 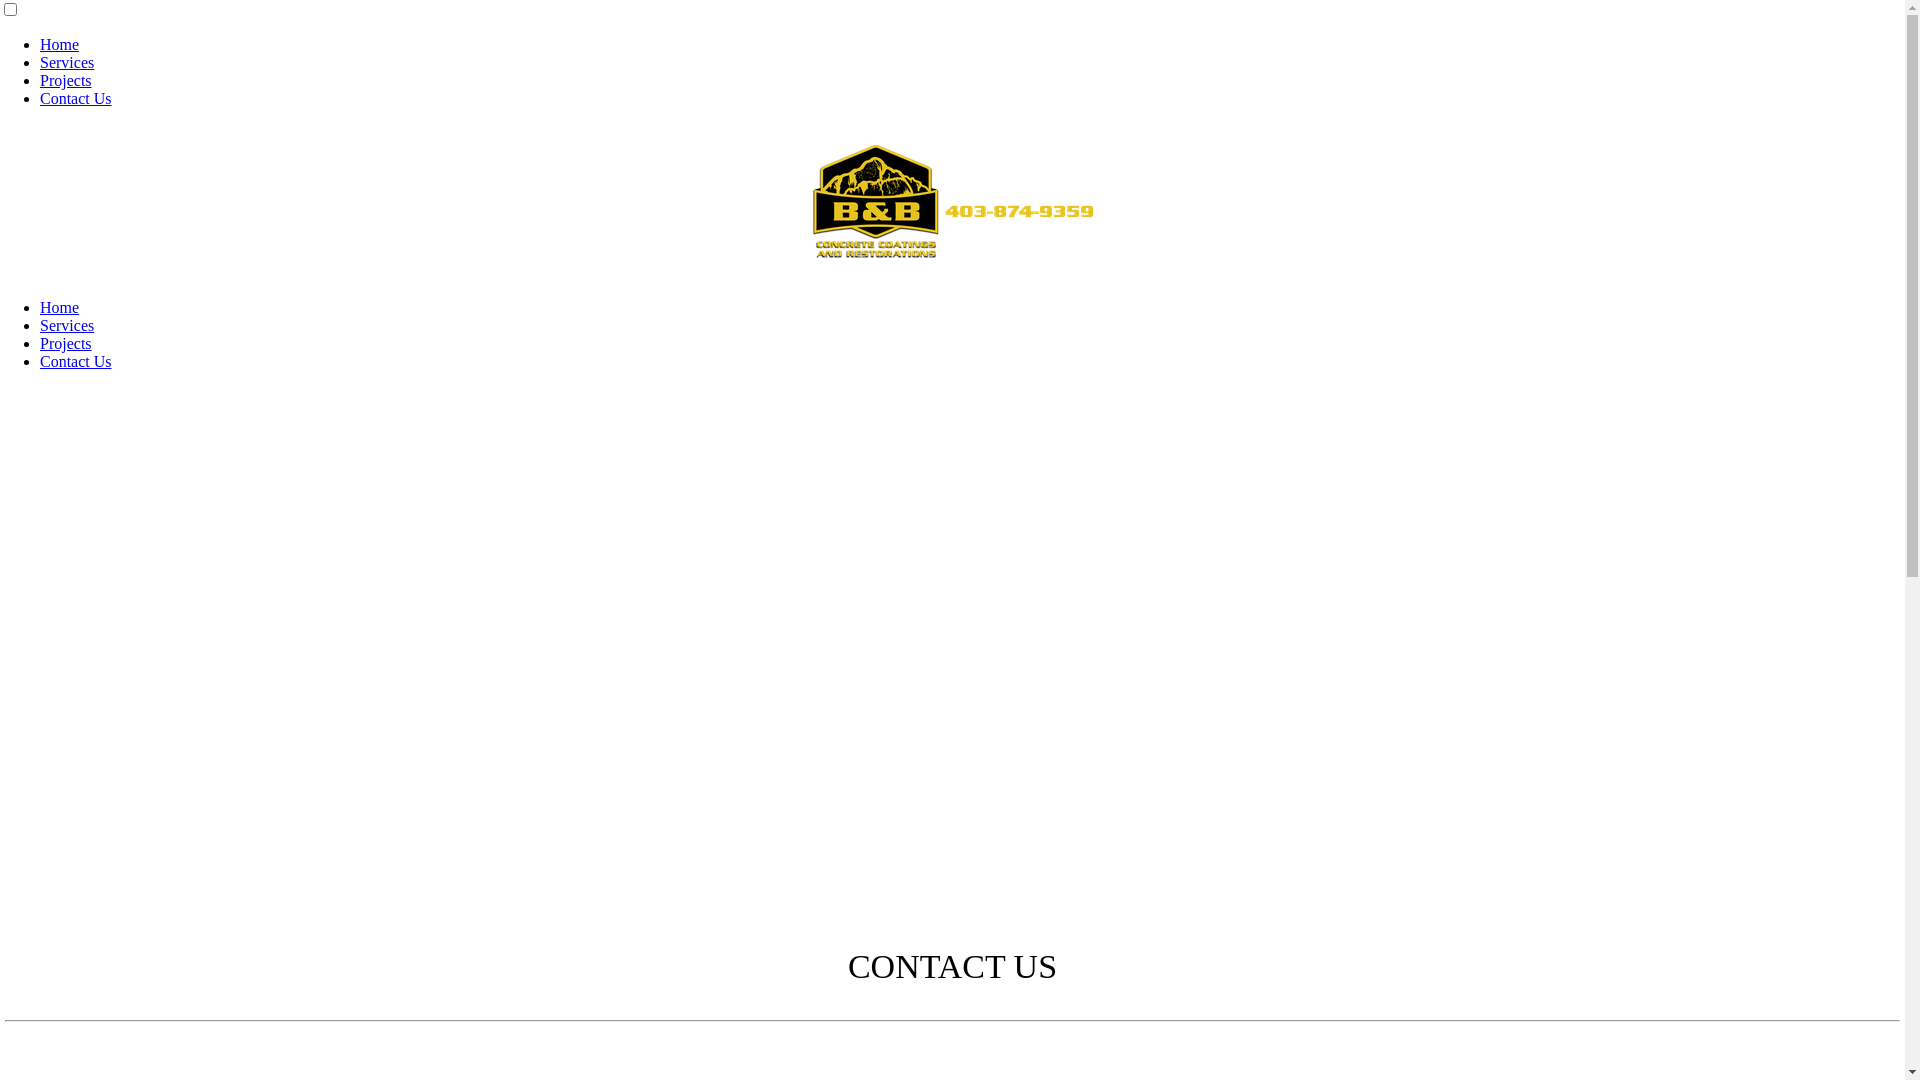 I want to click on 'Contact Us', so click(x=76, y=361).